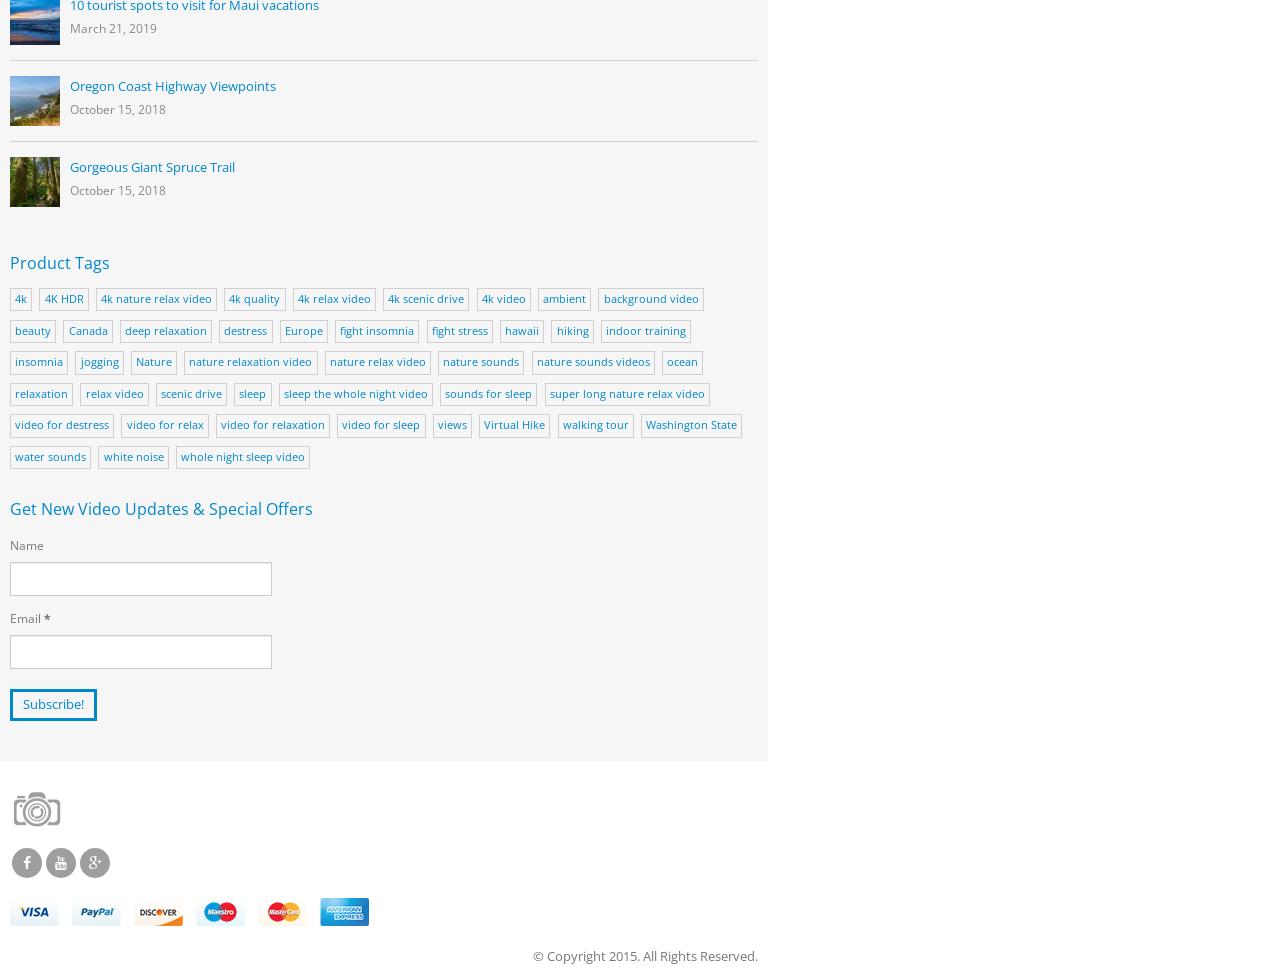  What do you see at coordinates (513, 424) in the screenshot?
I see `'Virtual Hike'` at bounding box center [513, 424].